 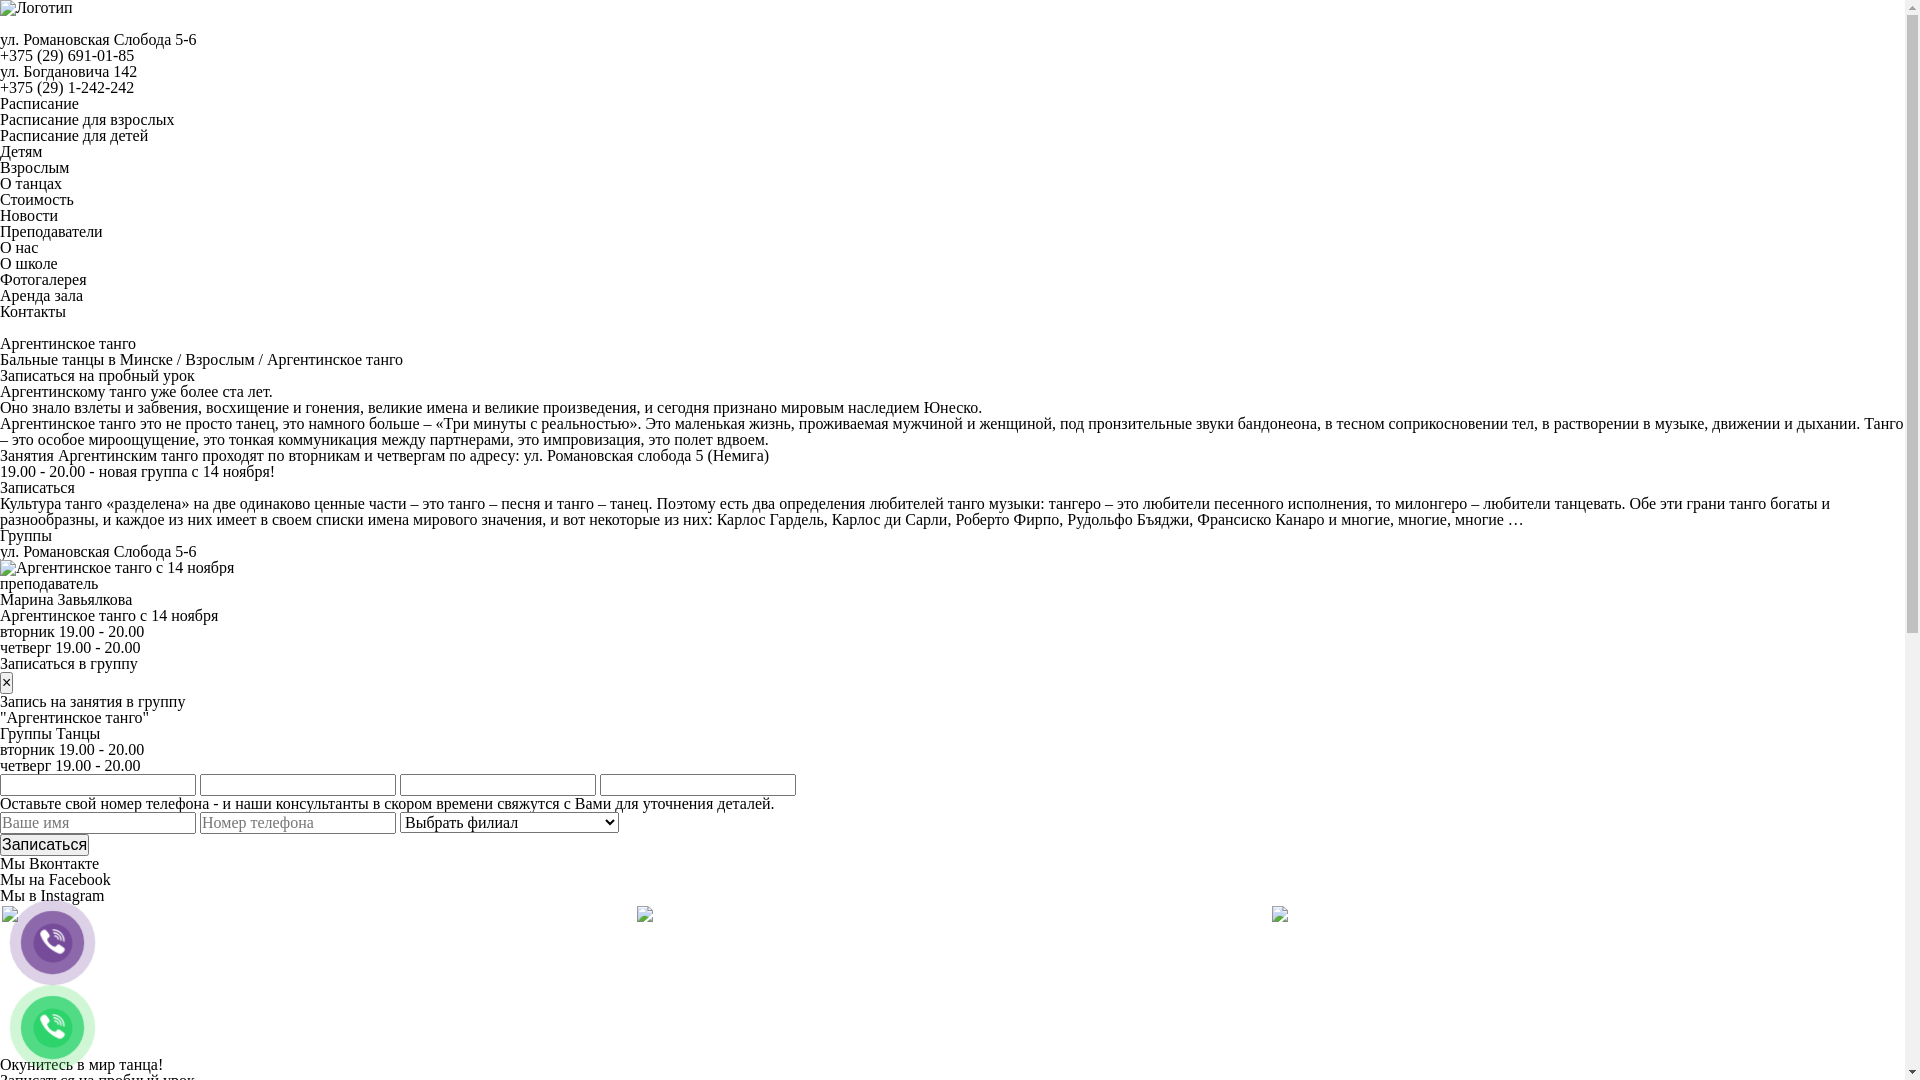 What do you see at coordinates (0, 86) in the screenshot?
I see `'+375 (29) 1-242-242'` at bounding box center [0, 86].